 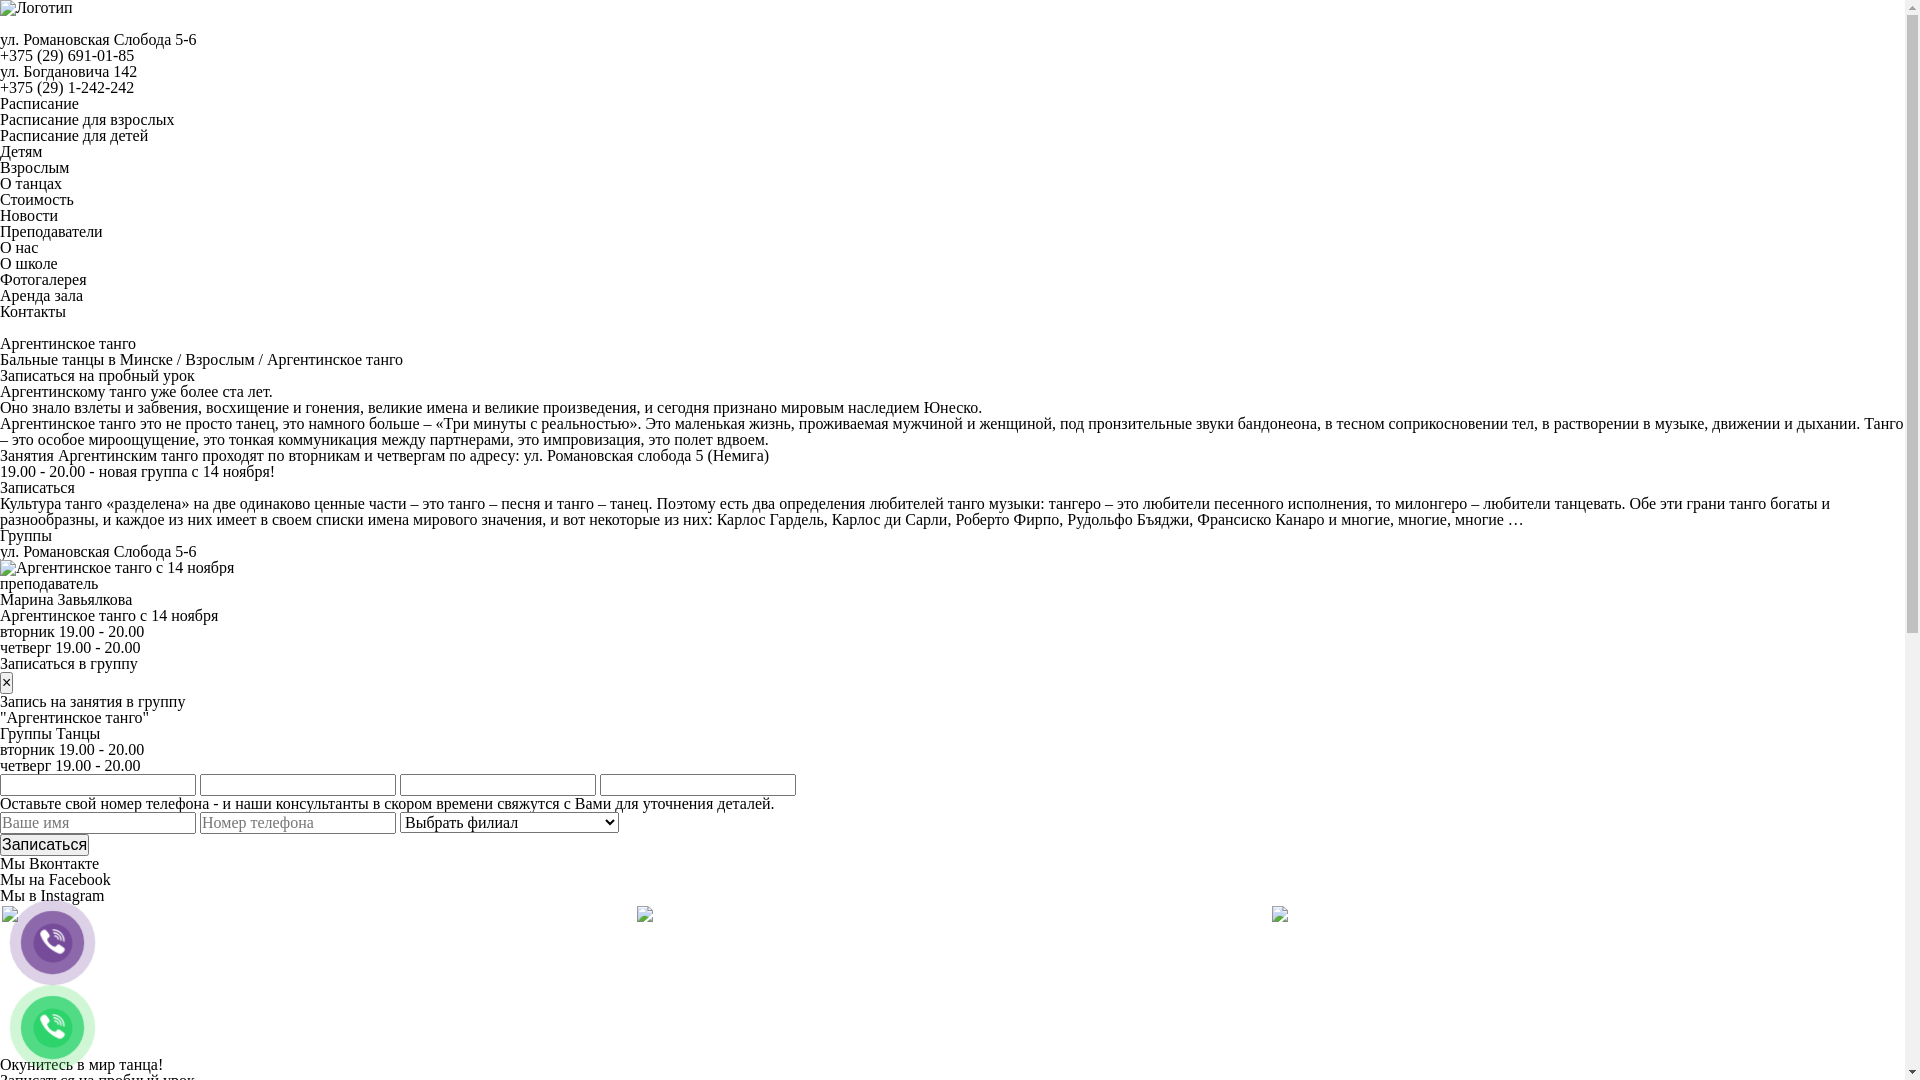 What do you see at coordinates (0, 86) in the screenshot?
I see `'+375 (29) 1-242-242'` at bounding box center [0, 86].